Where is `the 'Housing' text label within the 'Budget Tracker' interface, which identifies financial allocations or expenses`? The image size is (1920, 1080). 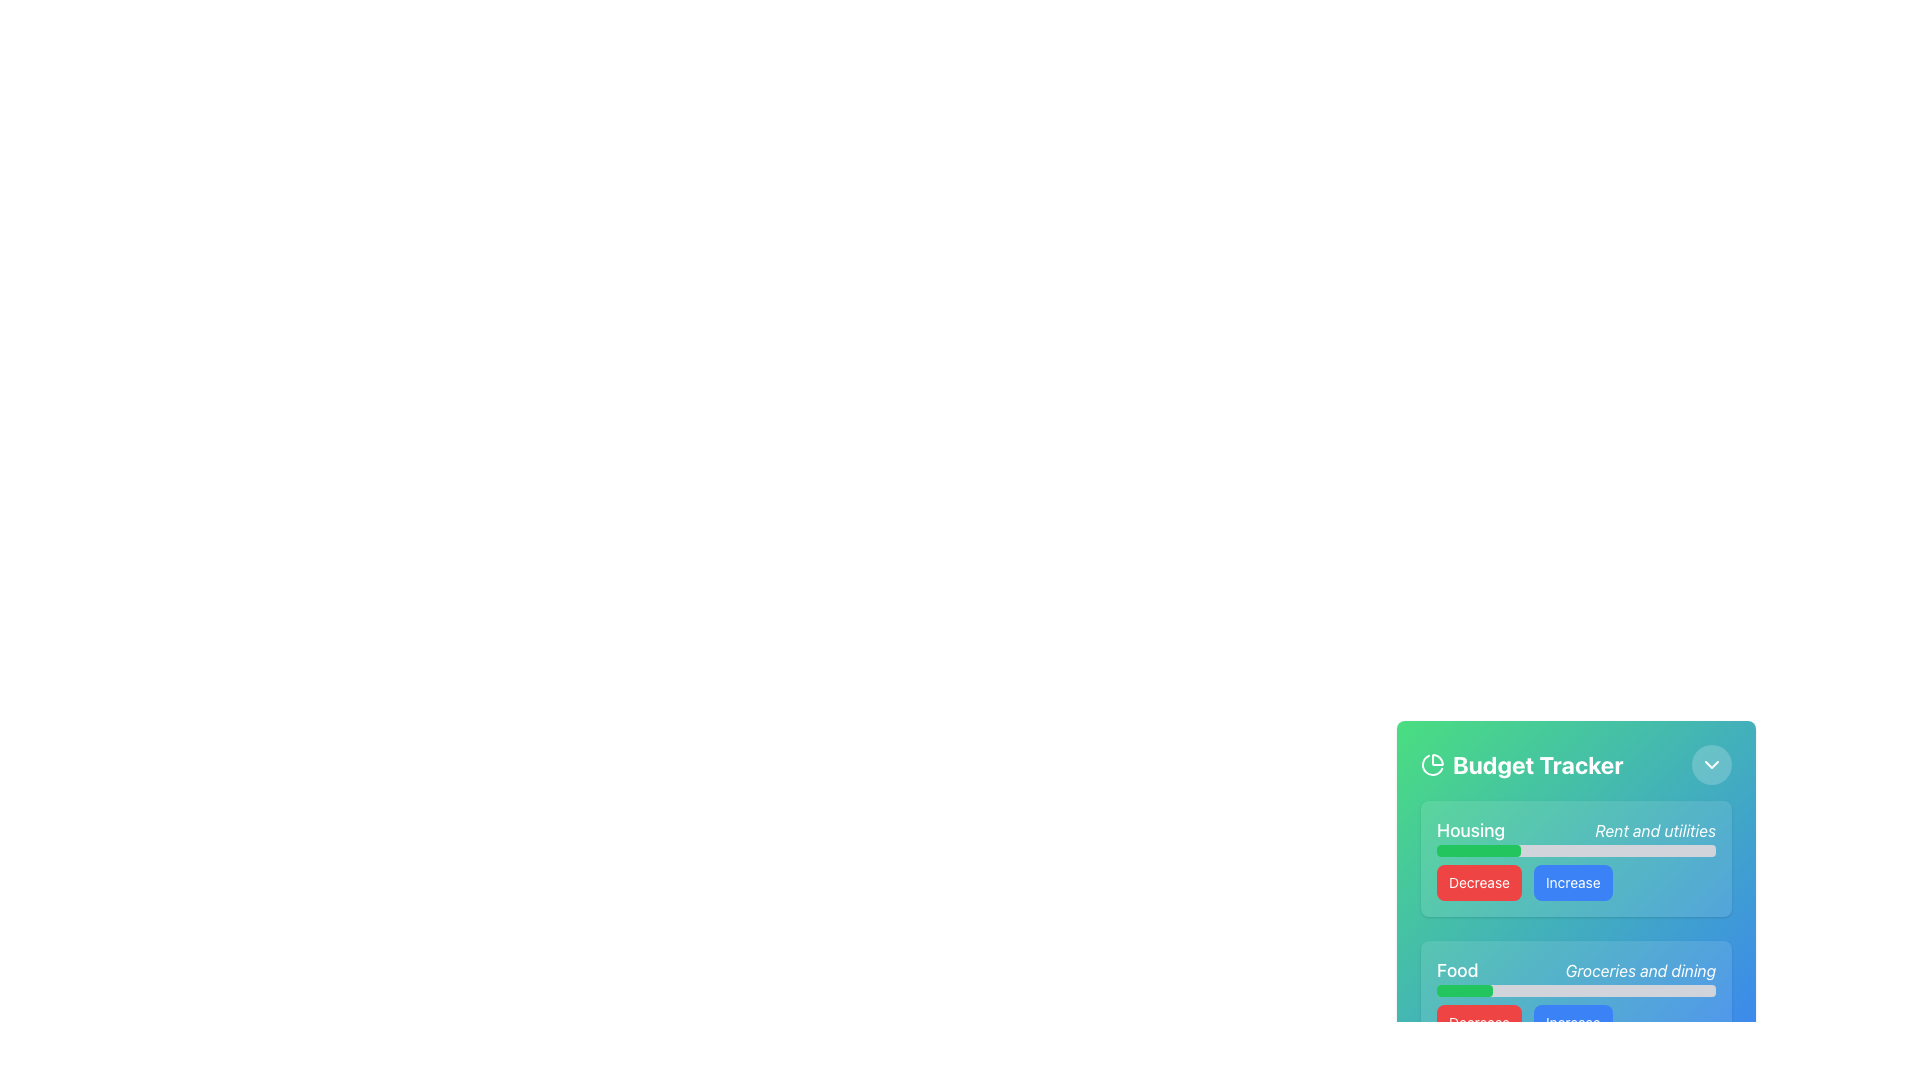
the 'Housing' text label within the 'Budget Tracker' interface, which identifies financial allocations or expenses is located at coordinates (1471, 830).